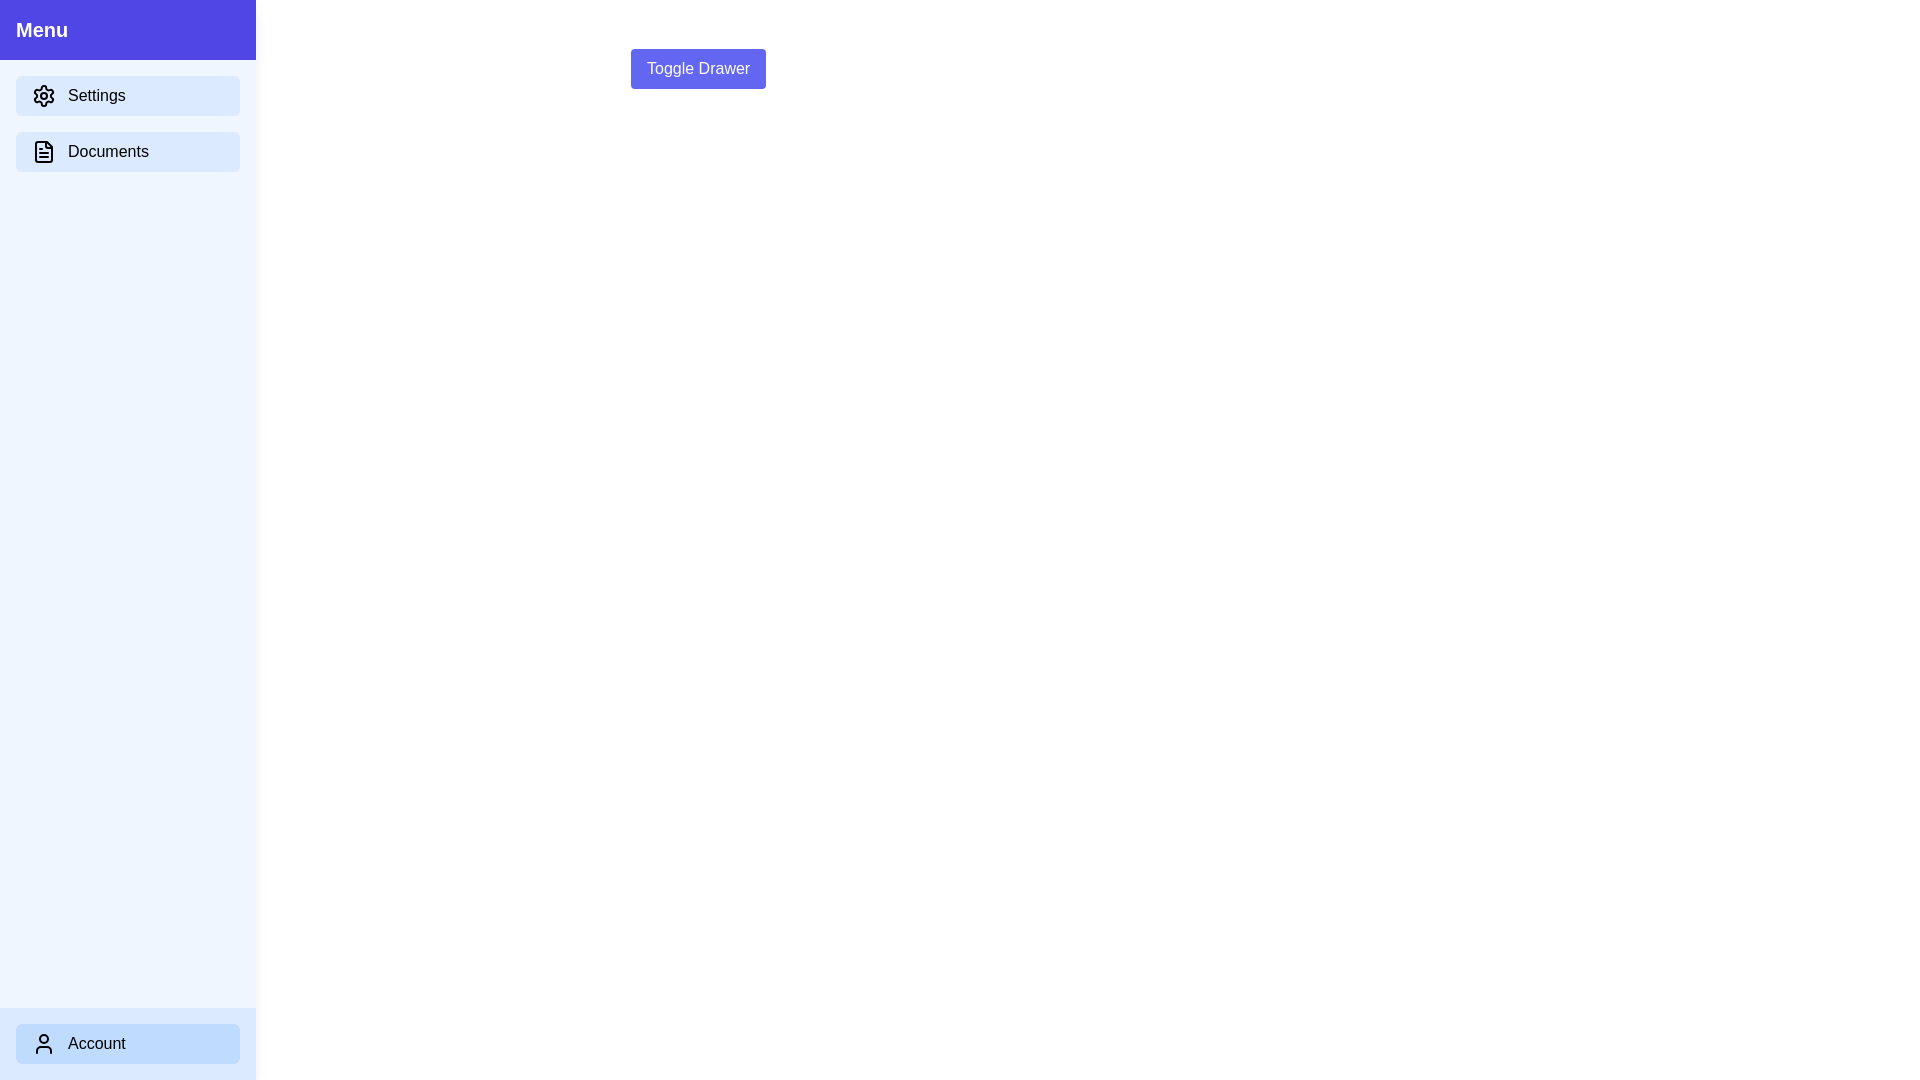  Describe the element at coordinates (127, 96) in the screenshot. I see `the 'Settings' button to interact with it` at that location.